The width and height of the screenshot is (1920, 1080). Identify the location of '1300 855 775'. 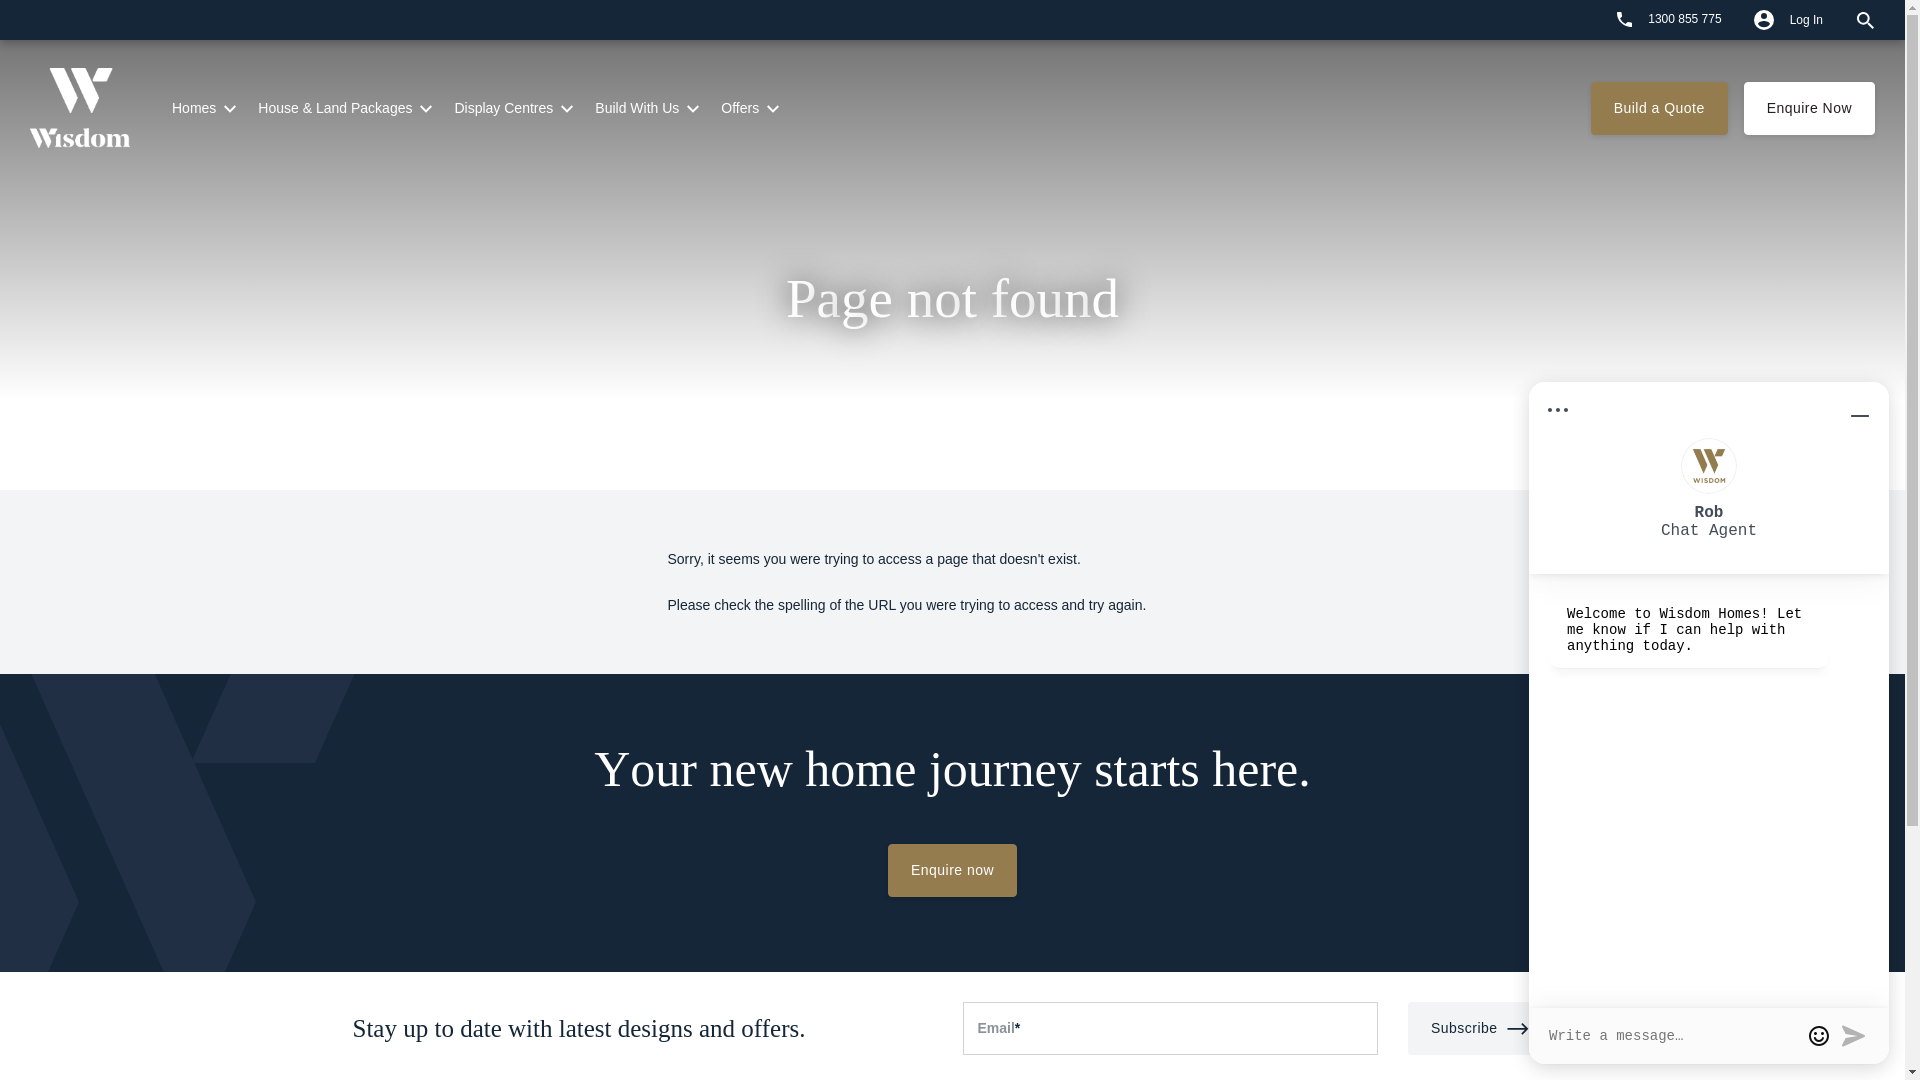
(1669, 19).